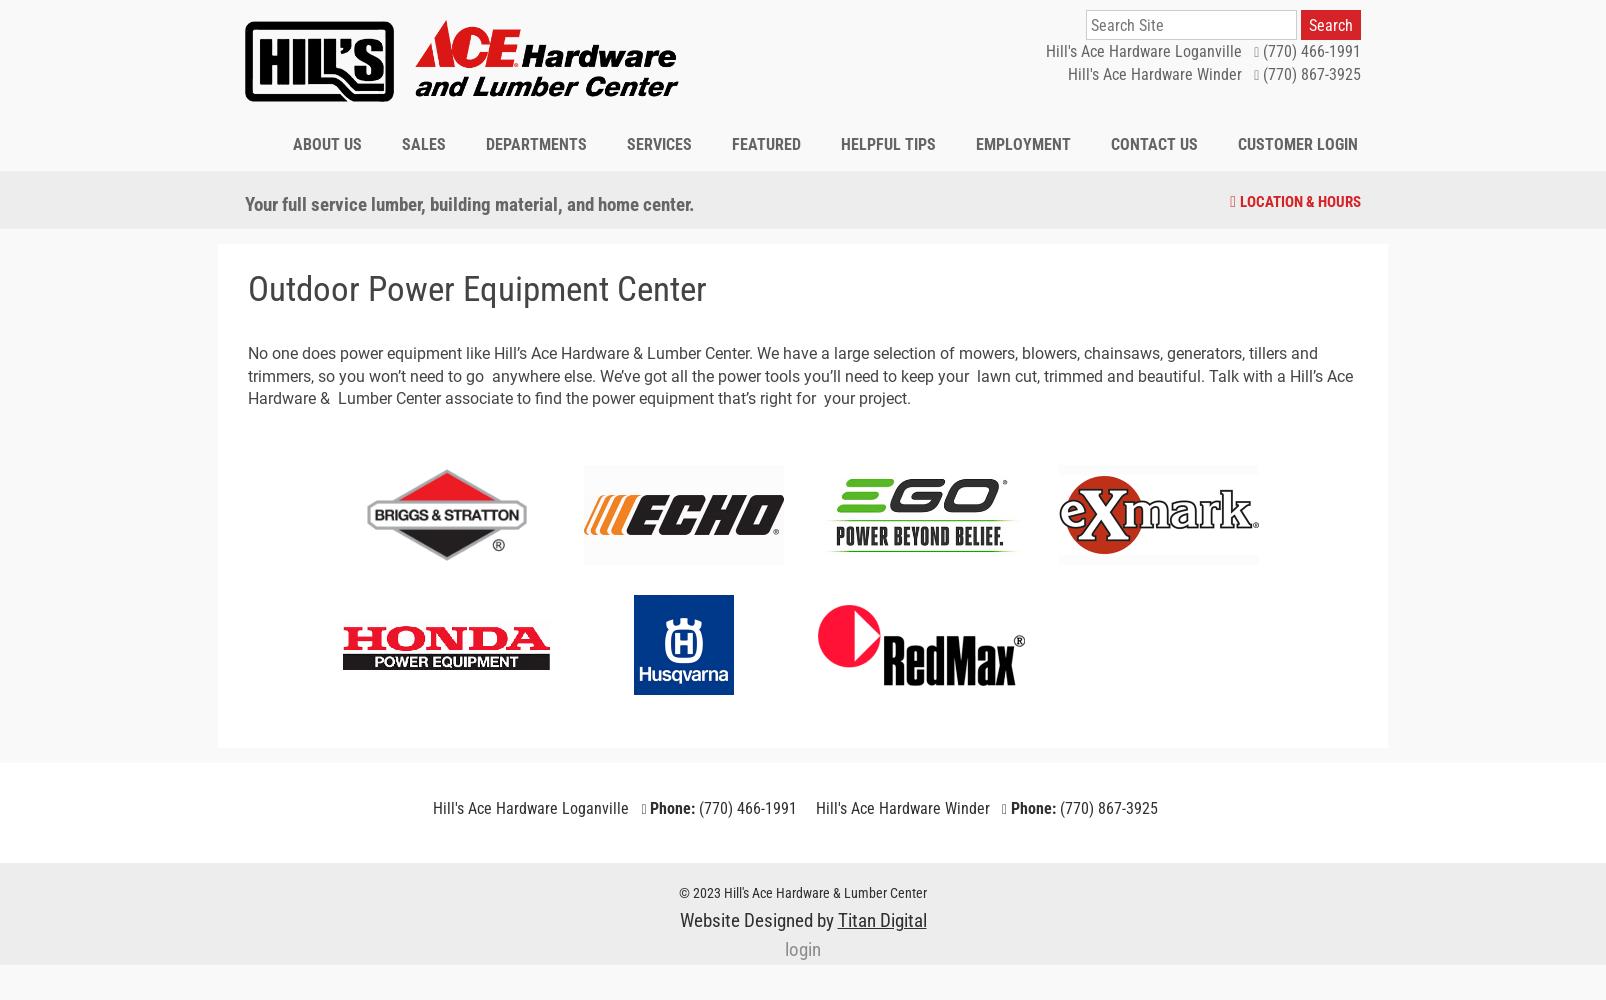 This screenshot has width=1606, height=1000. What do you see at coordinates (766, 143) in the screenshot?
I see `'Featured'` at bounding box center [766, 143].